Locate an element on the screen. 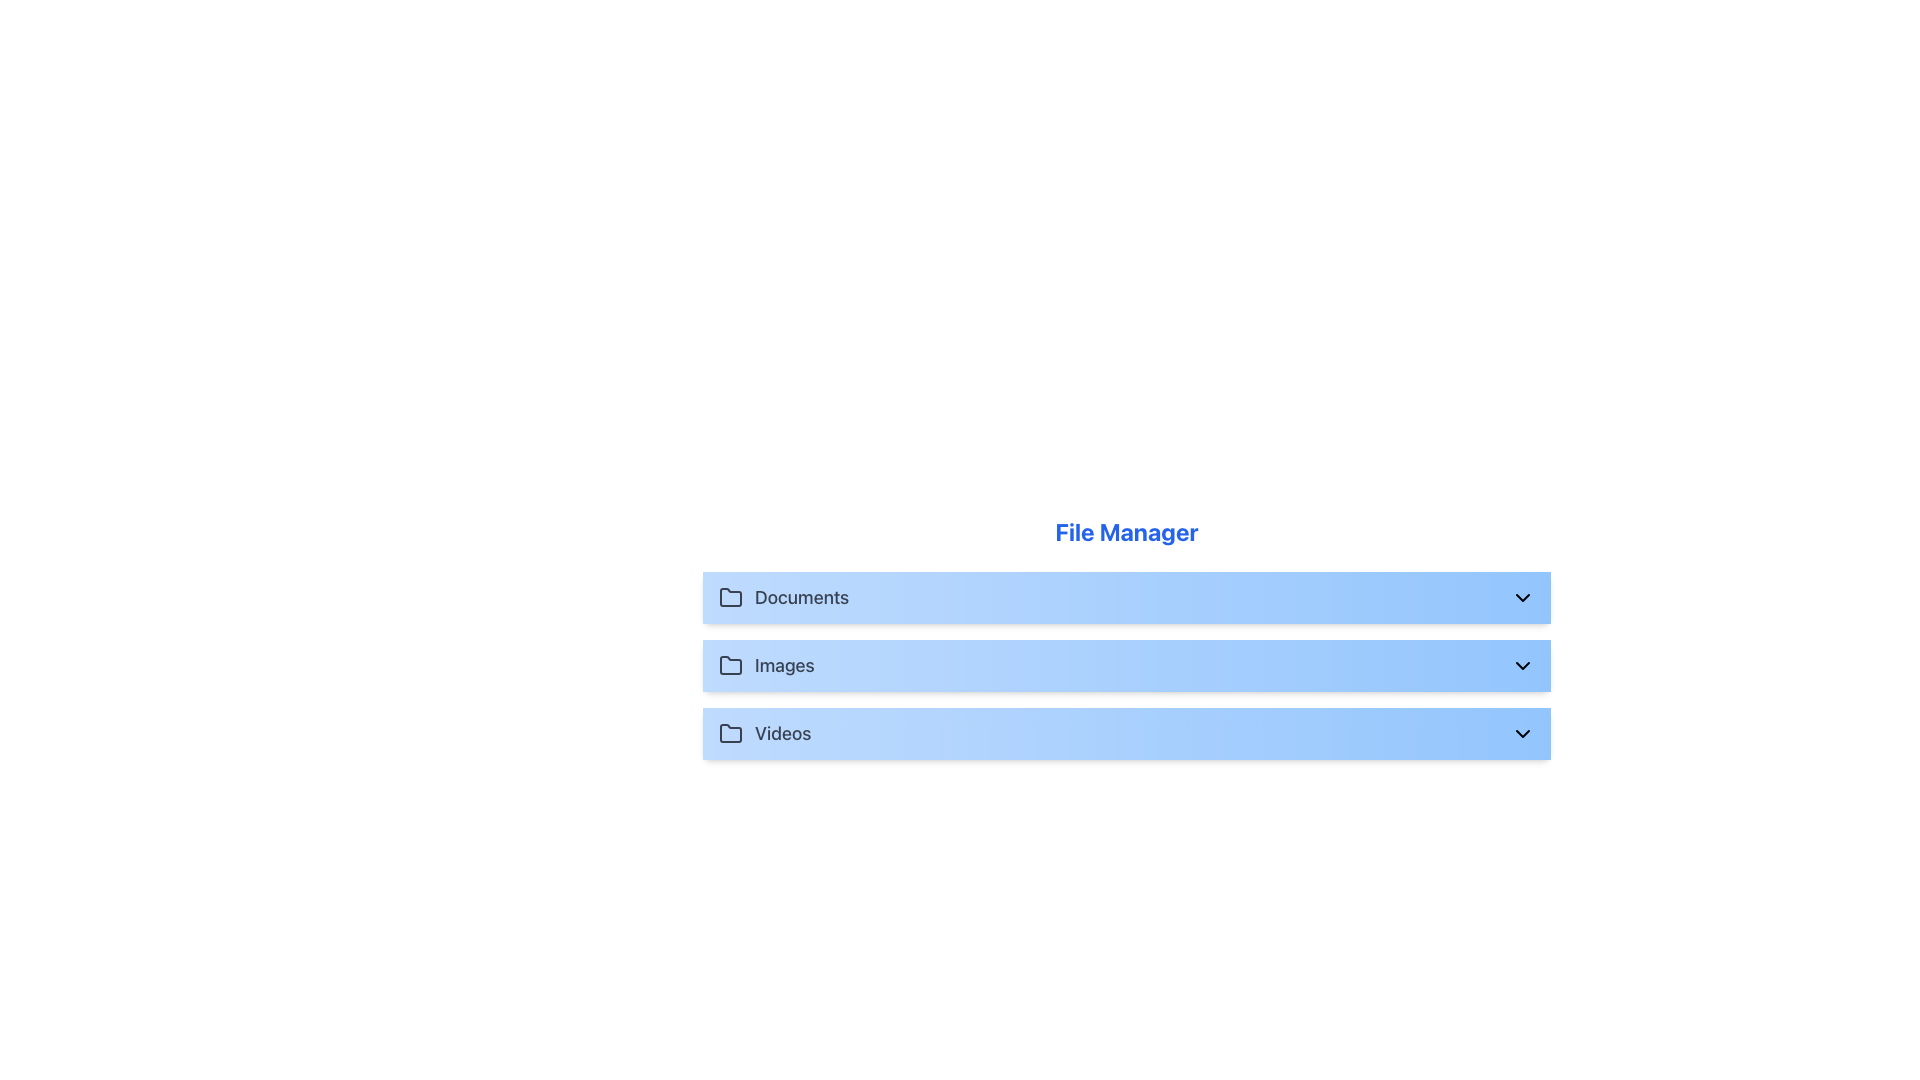 This screenshot has height=1080, width=1920. the 'Videos' label, which is displayed in medium gray font and represents a section in a vertical list of folders is located at coordinates (782, 733).